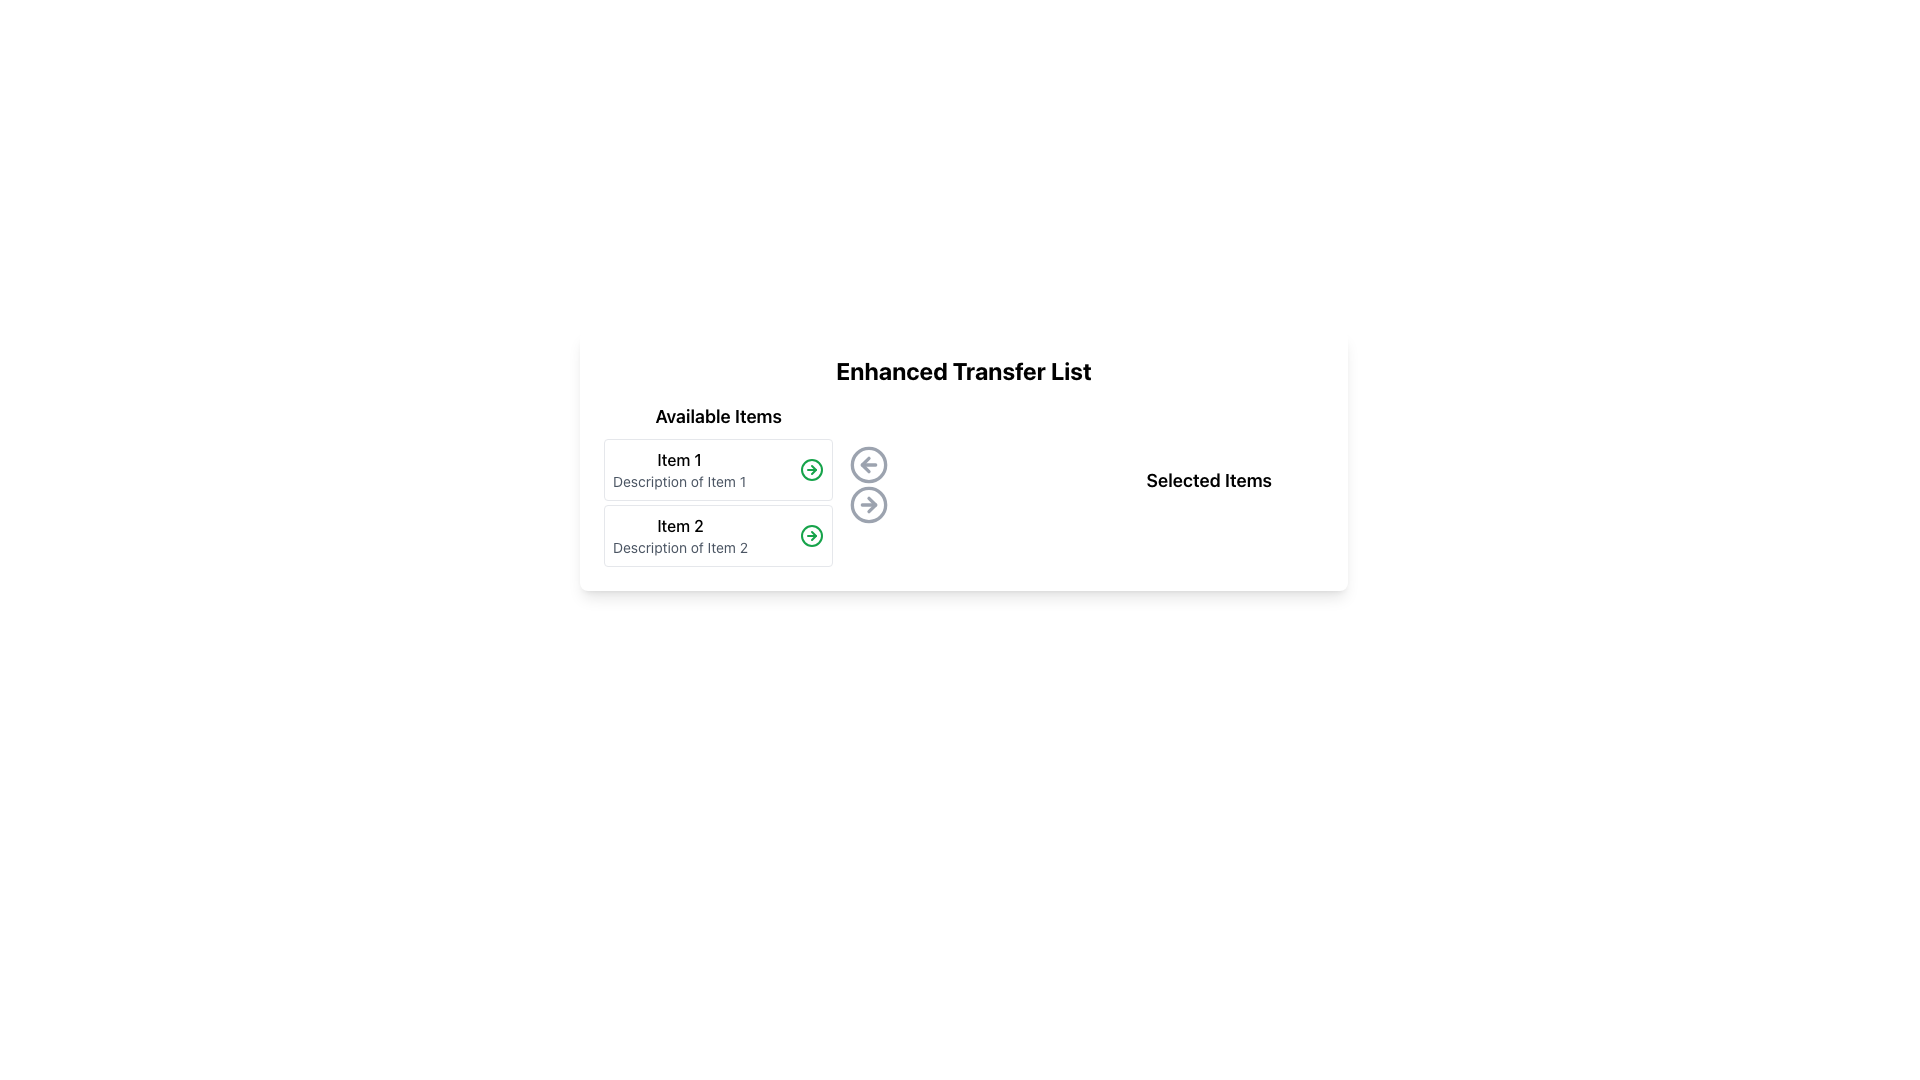 The image size is (1920, 1080). What do you see at coordinates (812, 535) in the screenshot?
I see `the circular icon button with a right-pointing arrow located to the right of 'Item 2' in the 'Available Items' column` at bounding box center [812, 535].